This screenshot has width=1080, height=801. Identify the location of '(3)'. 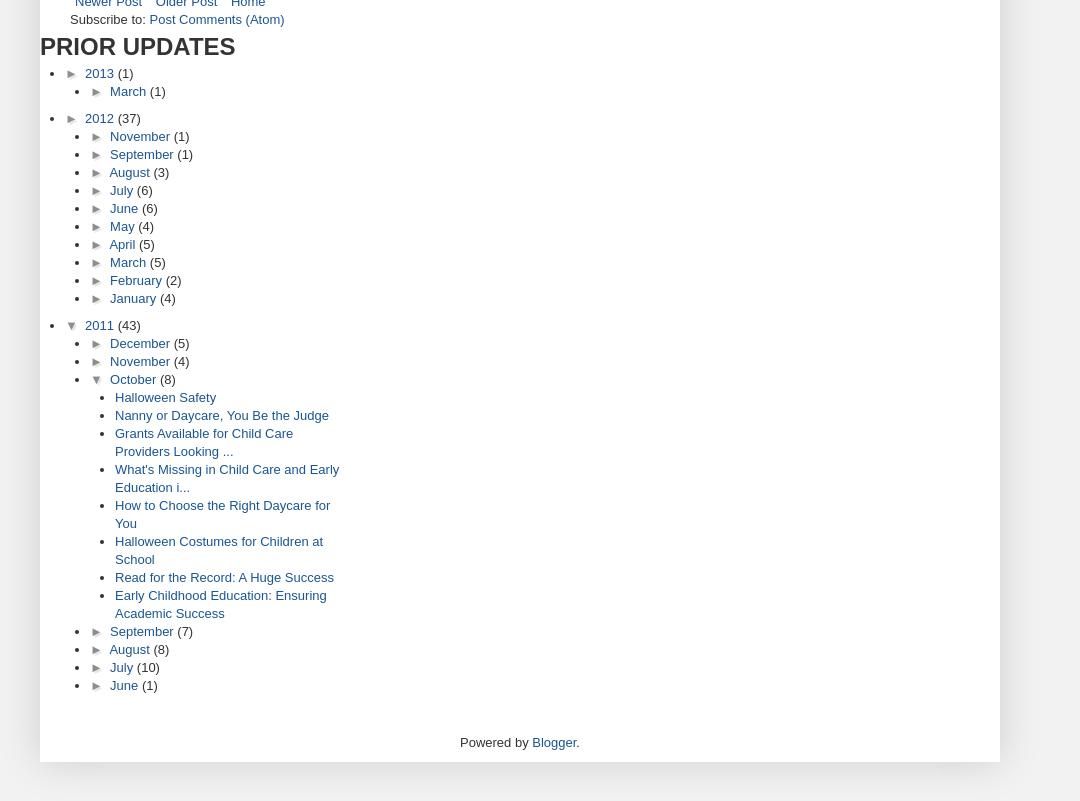
(160, 172).